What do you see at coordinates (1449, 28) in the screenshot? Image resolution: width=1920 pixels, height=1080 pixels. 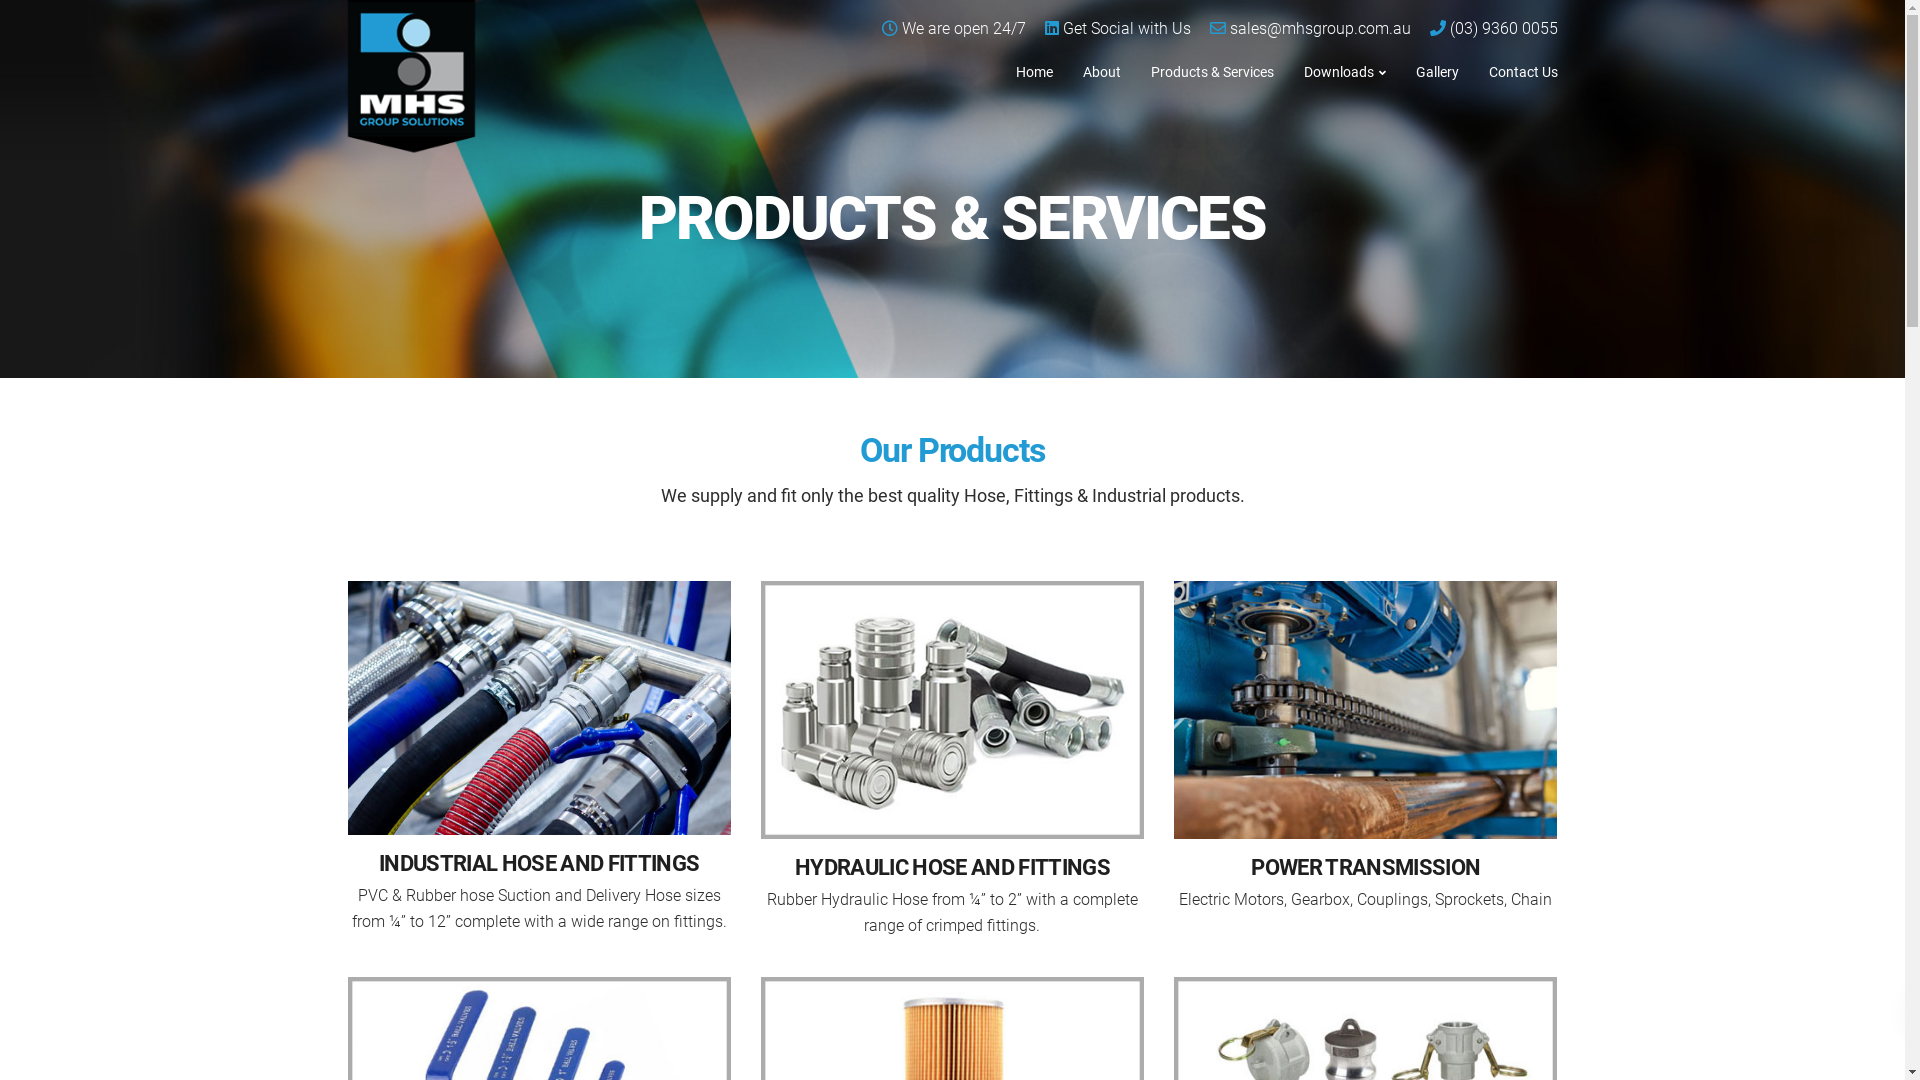 I see `'(03) 9360 0055'` at bounding box center [1449, 28].